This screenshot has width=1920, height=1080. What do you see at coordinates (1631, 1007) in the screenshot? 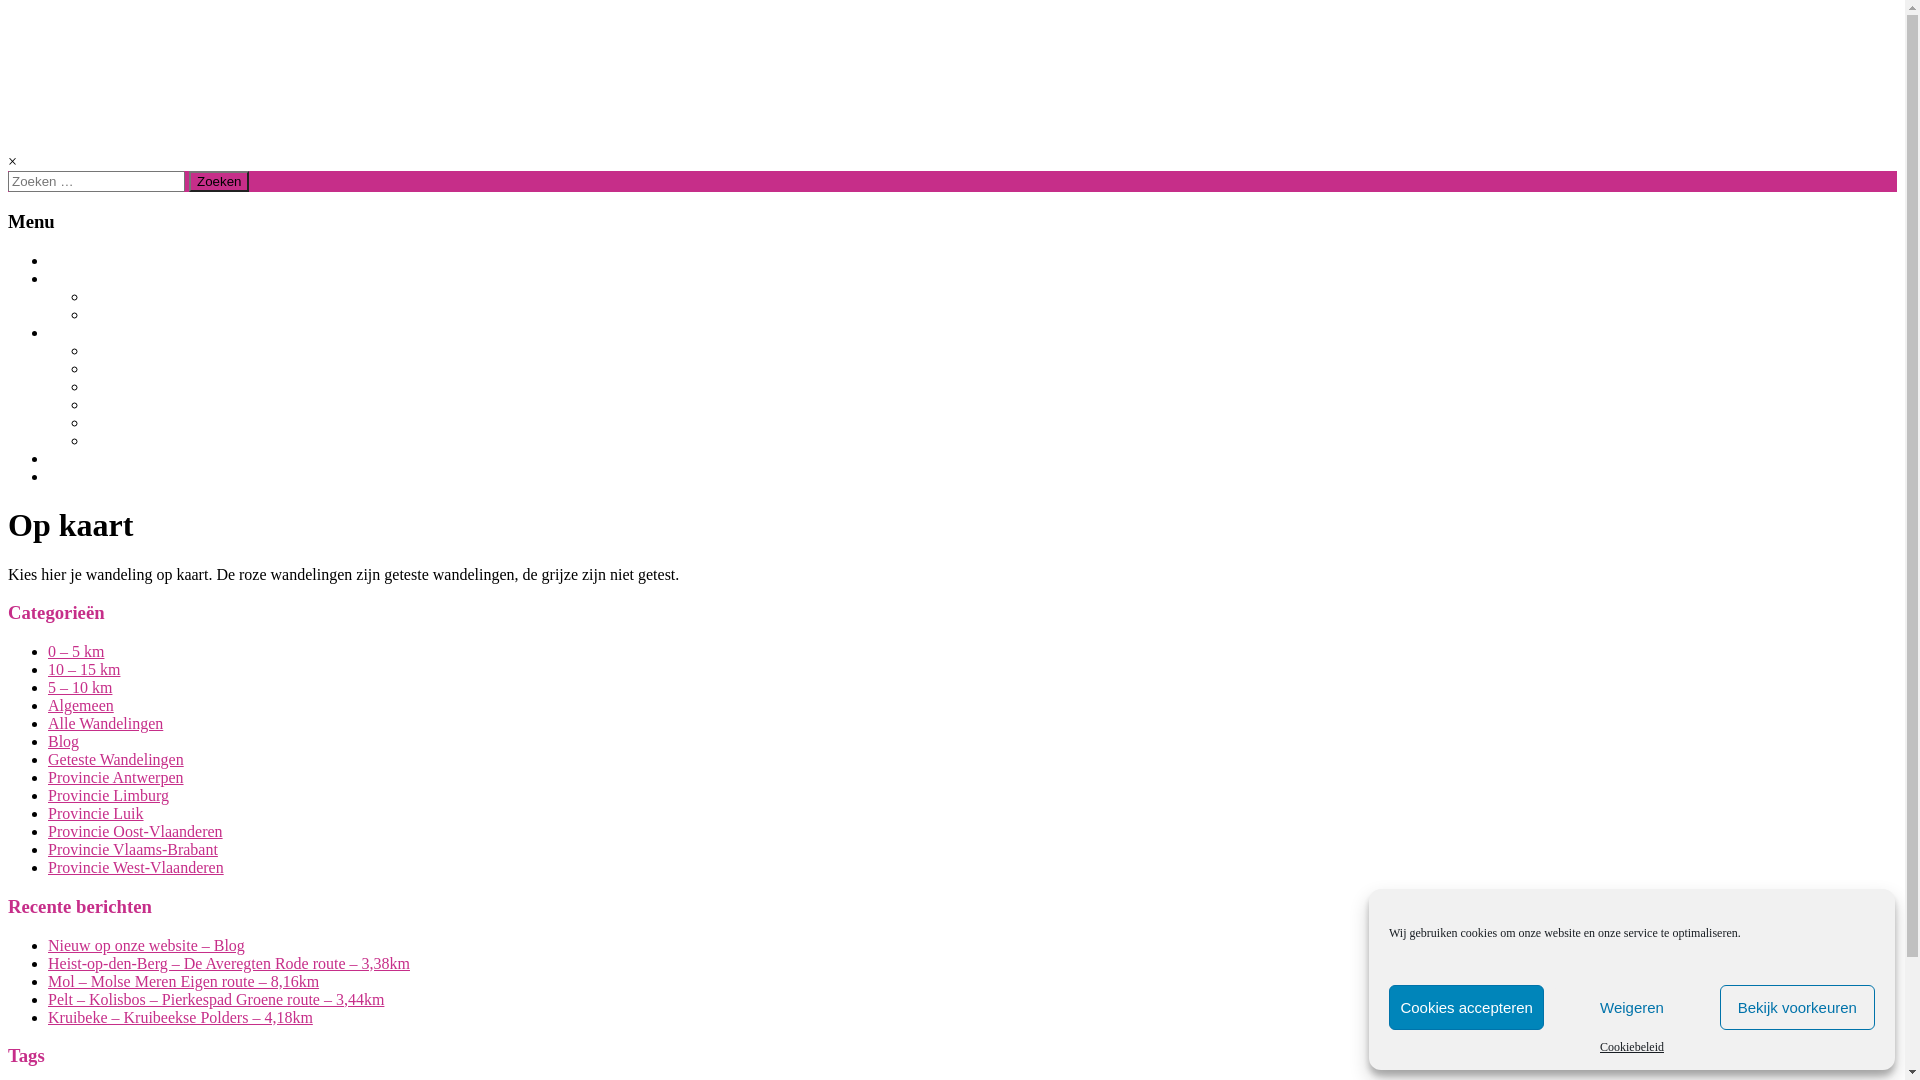
I see `'Weigeren'` at bounding box center [1631, 1007].